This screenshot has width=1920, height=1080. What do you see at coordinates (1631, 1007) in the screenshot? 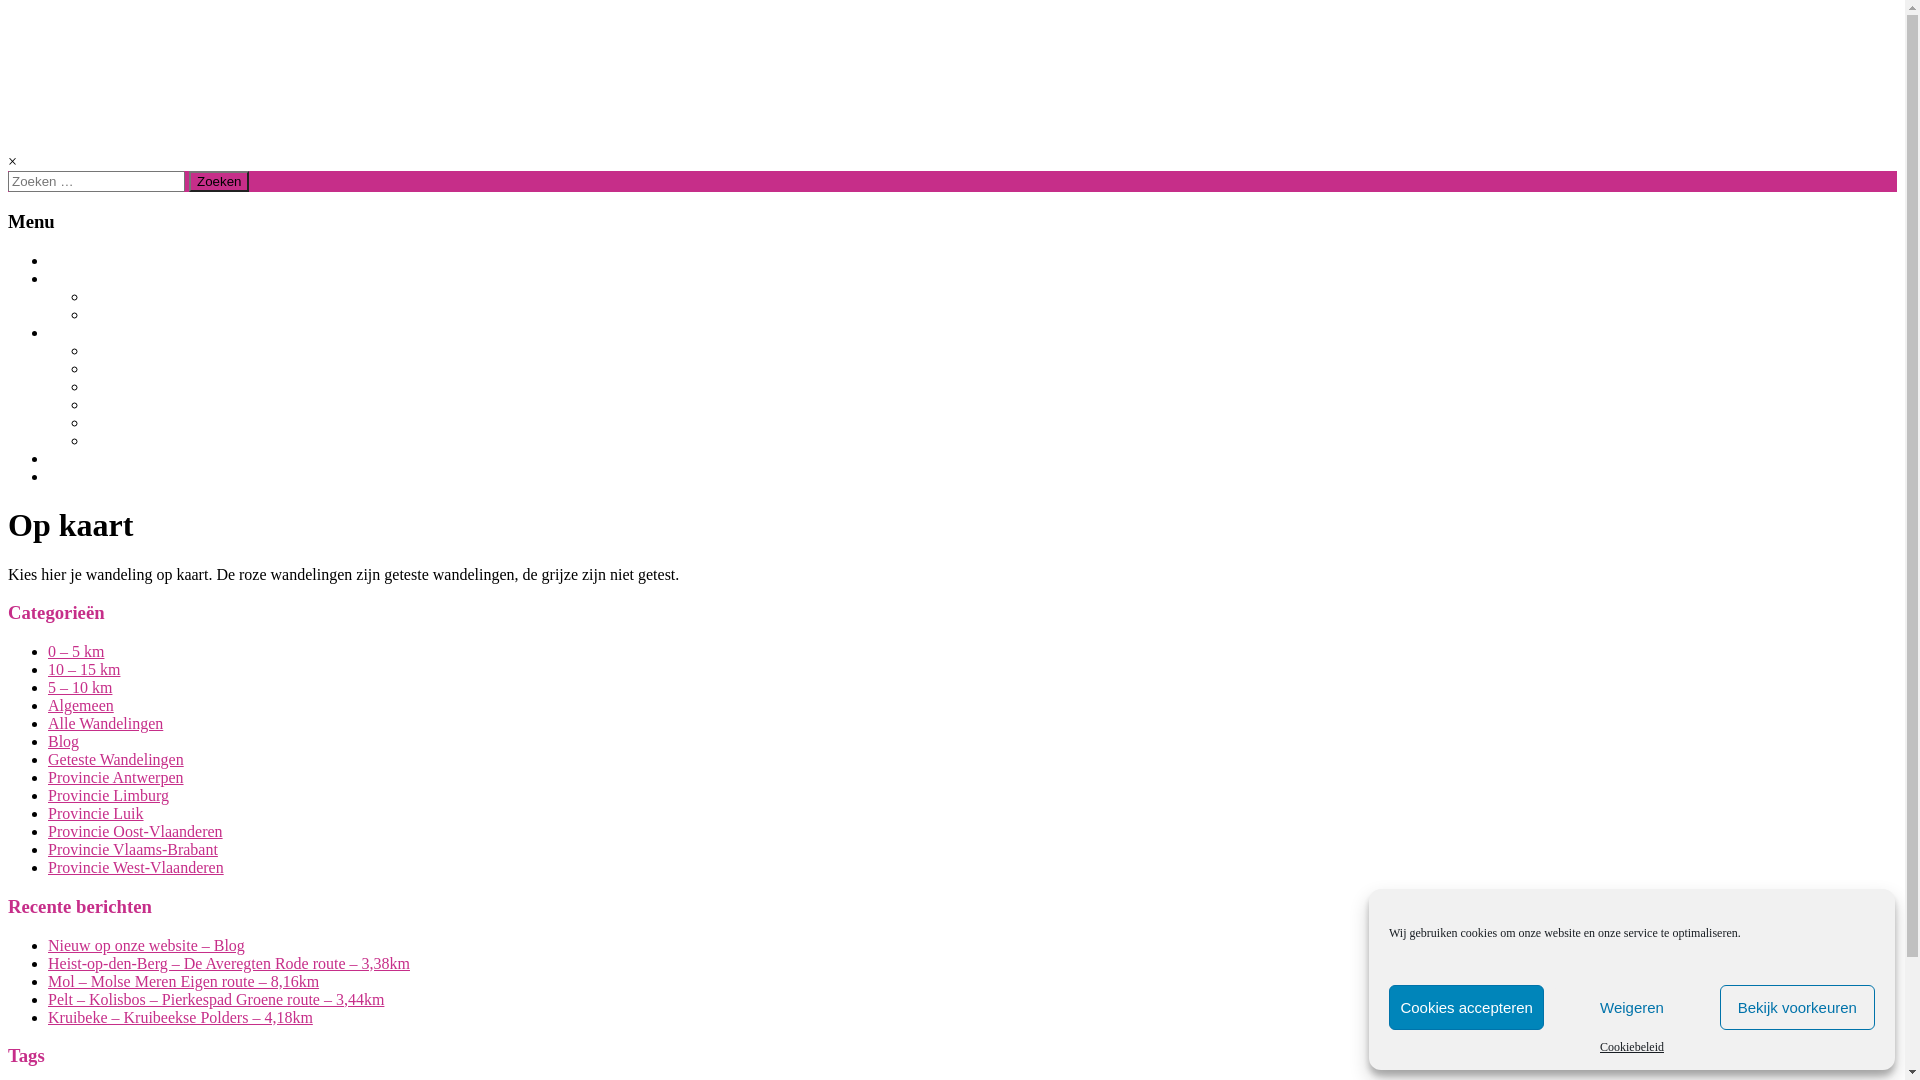
I see `'Weigeren'` at bounding box center [1631, 1007].